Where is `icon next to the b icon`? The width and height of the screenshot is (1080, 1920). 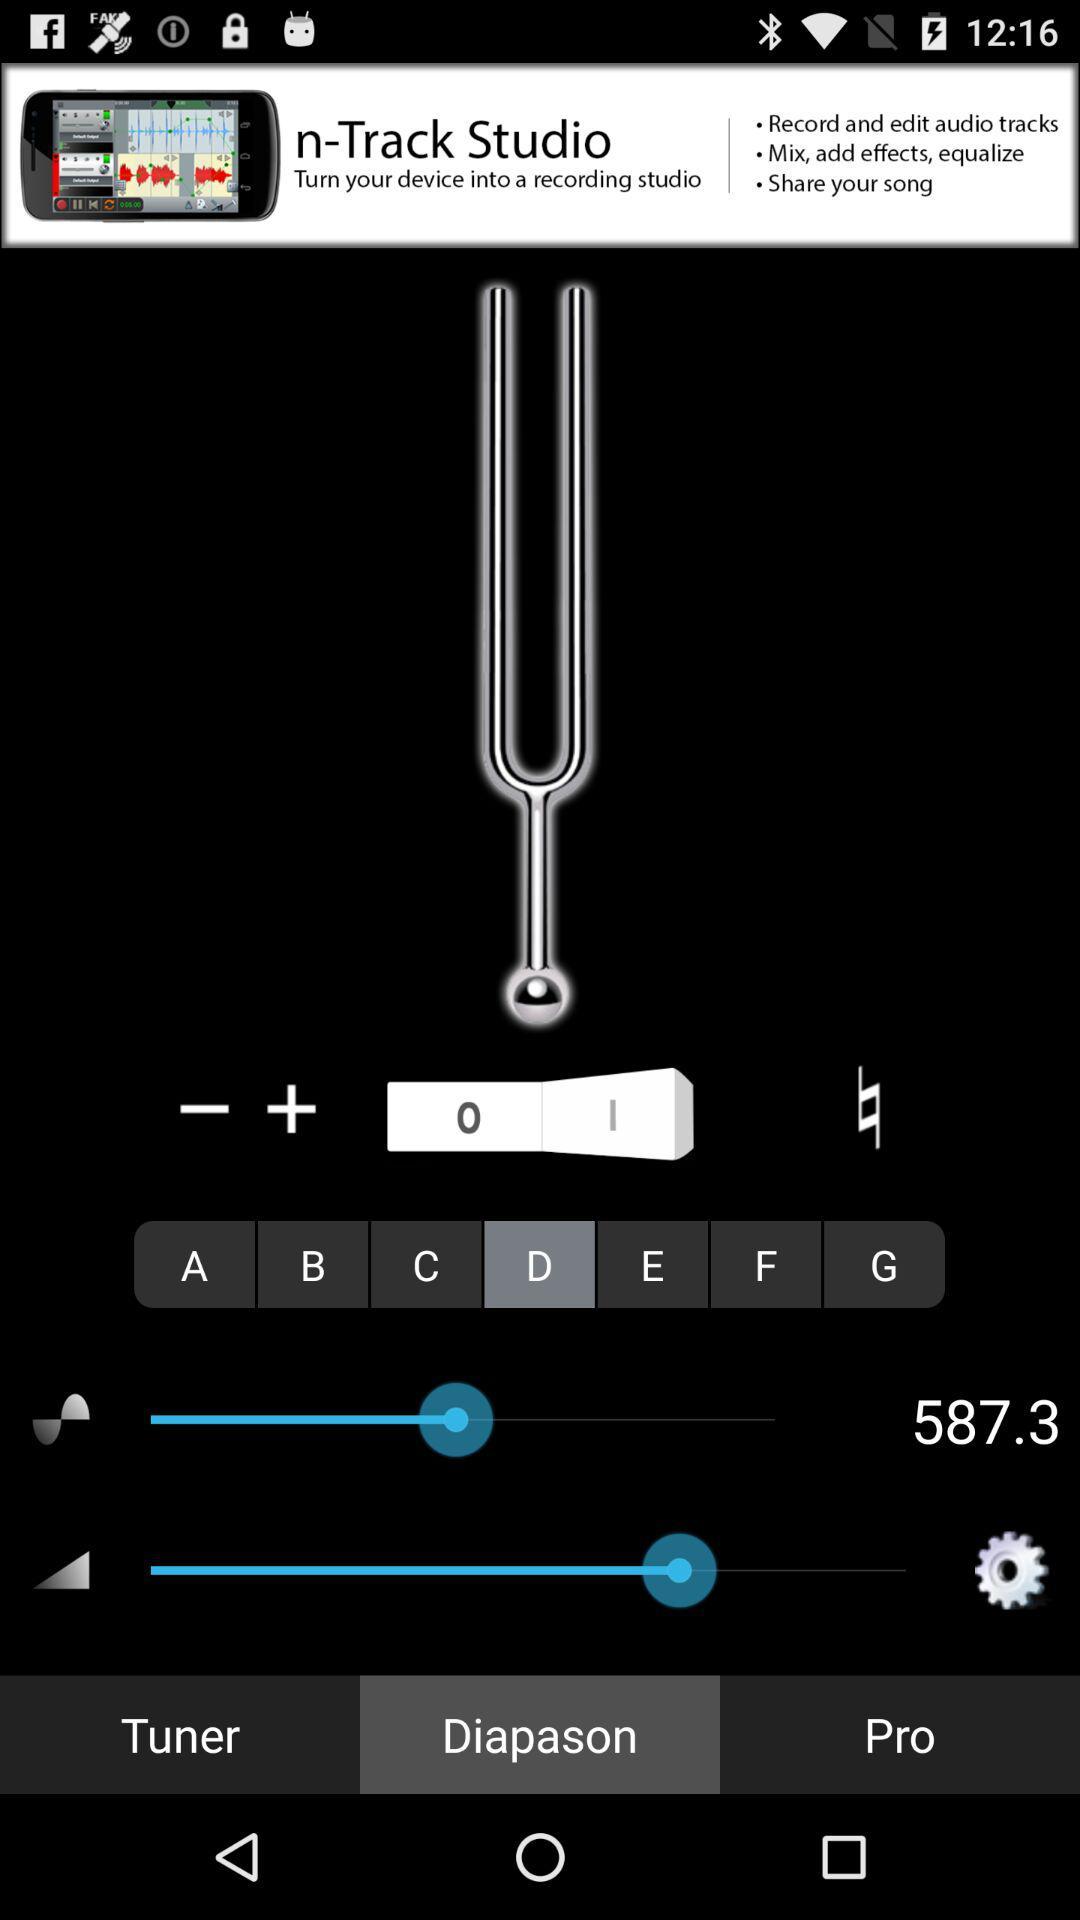 icon next to the b icon is located at coordinates (425, 1263).